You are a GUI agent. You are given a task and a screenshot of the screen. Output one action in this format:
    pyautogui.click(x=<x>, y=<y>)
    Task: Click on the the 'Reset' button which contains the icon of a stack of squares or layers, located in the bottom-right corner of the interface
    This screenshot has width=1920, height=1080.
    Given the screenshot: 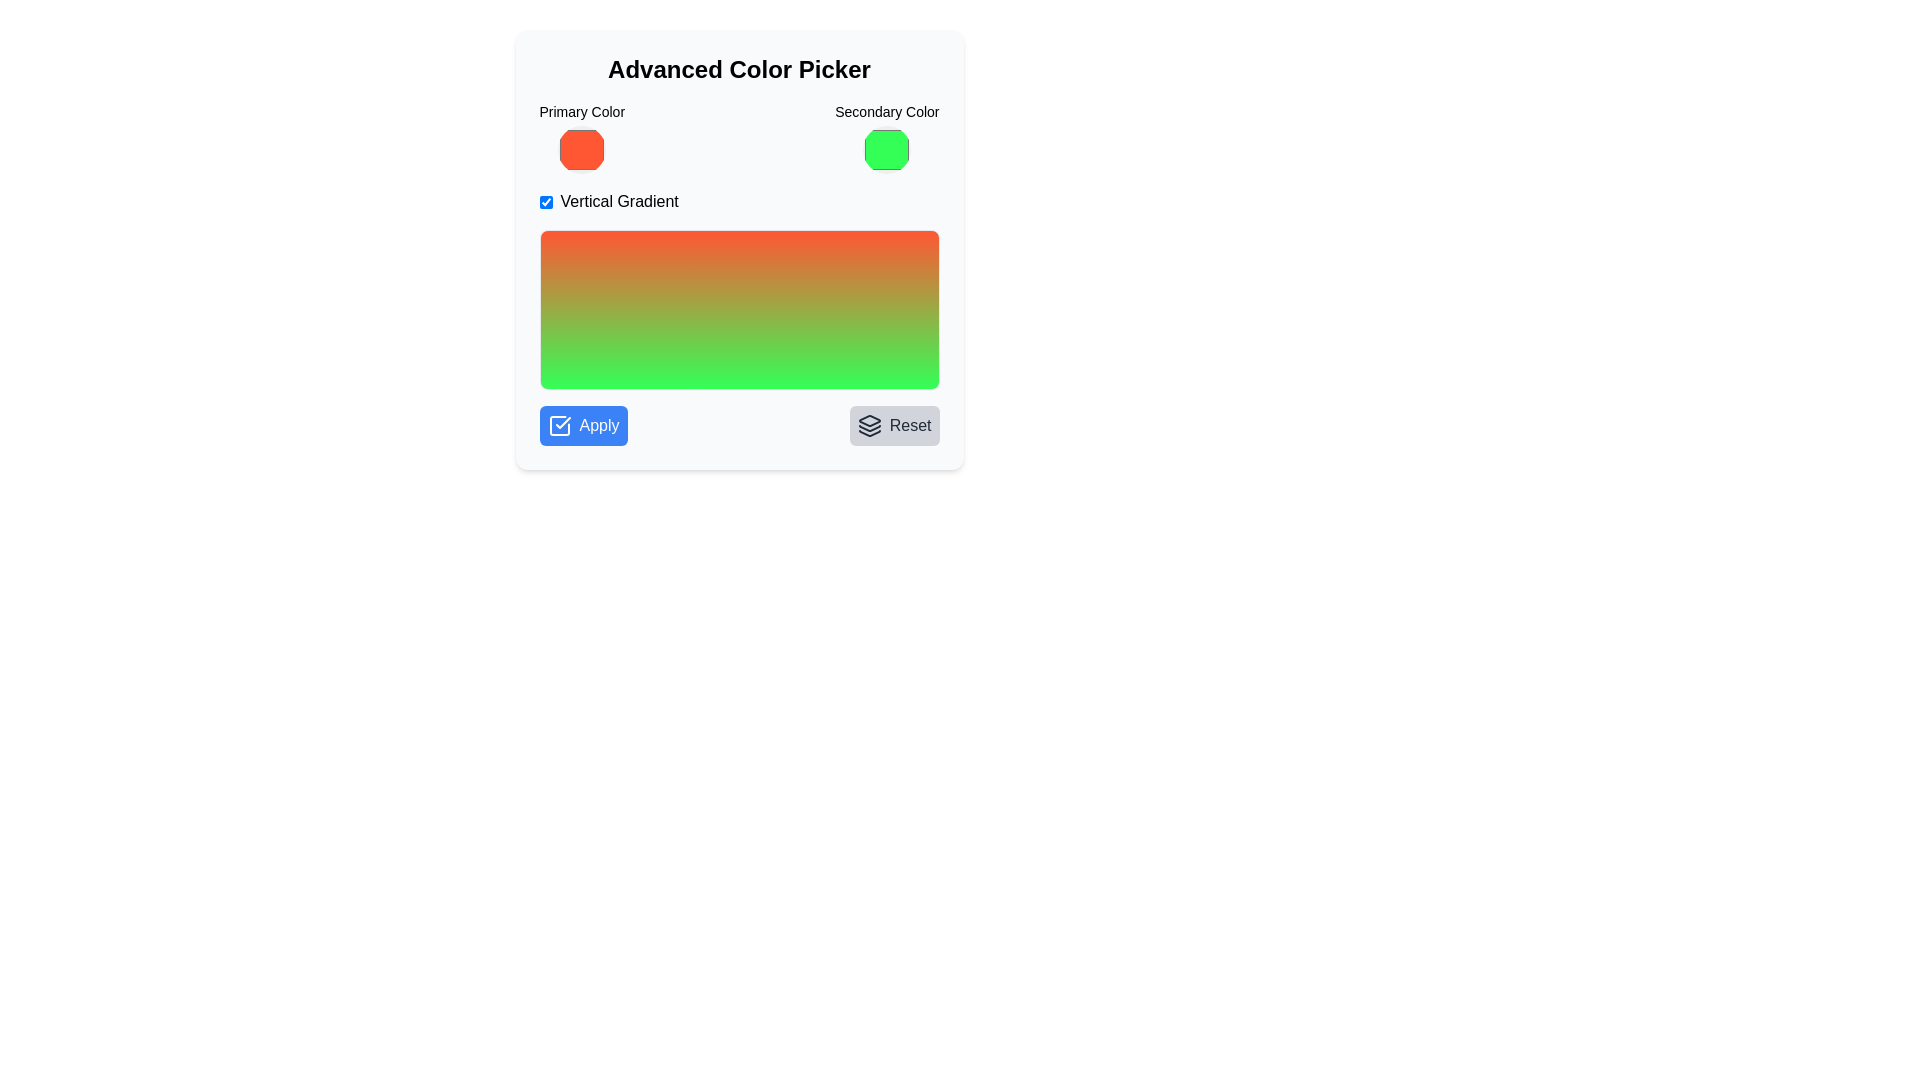 What is the action you would take?
    pyautogui.click(x=869, y=424)
    